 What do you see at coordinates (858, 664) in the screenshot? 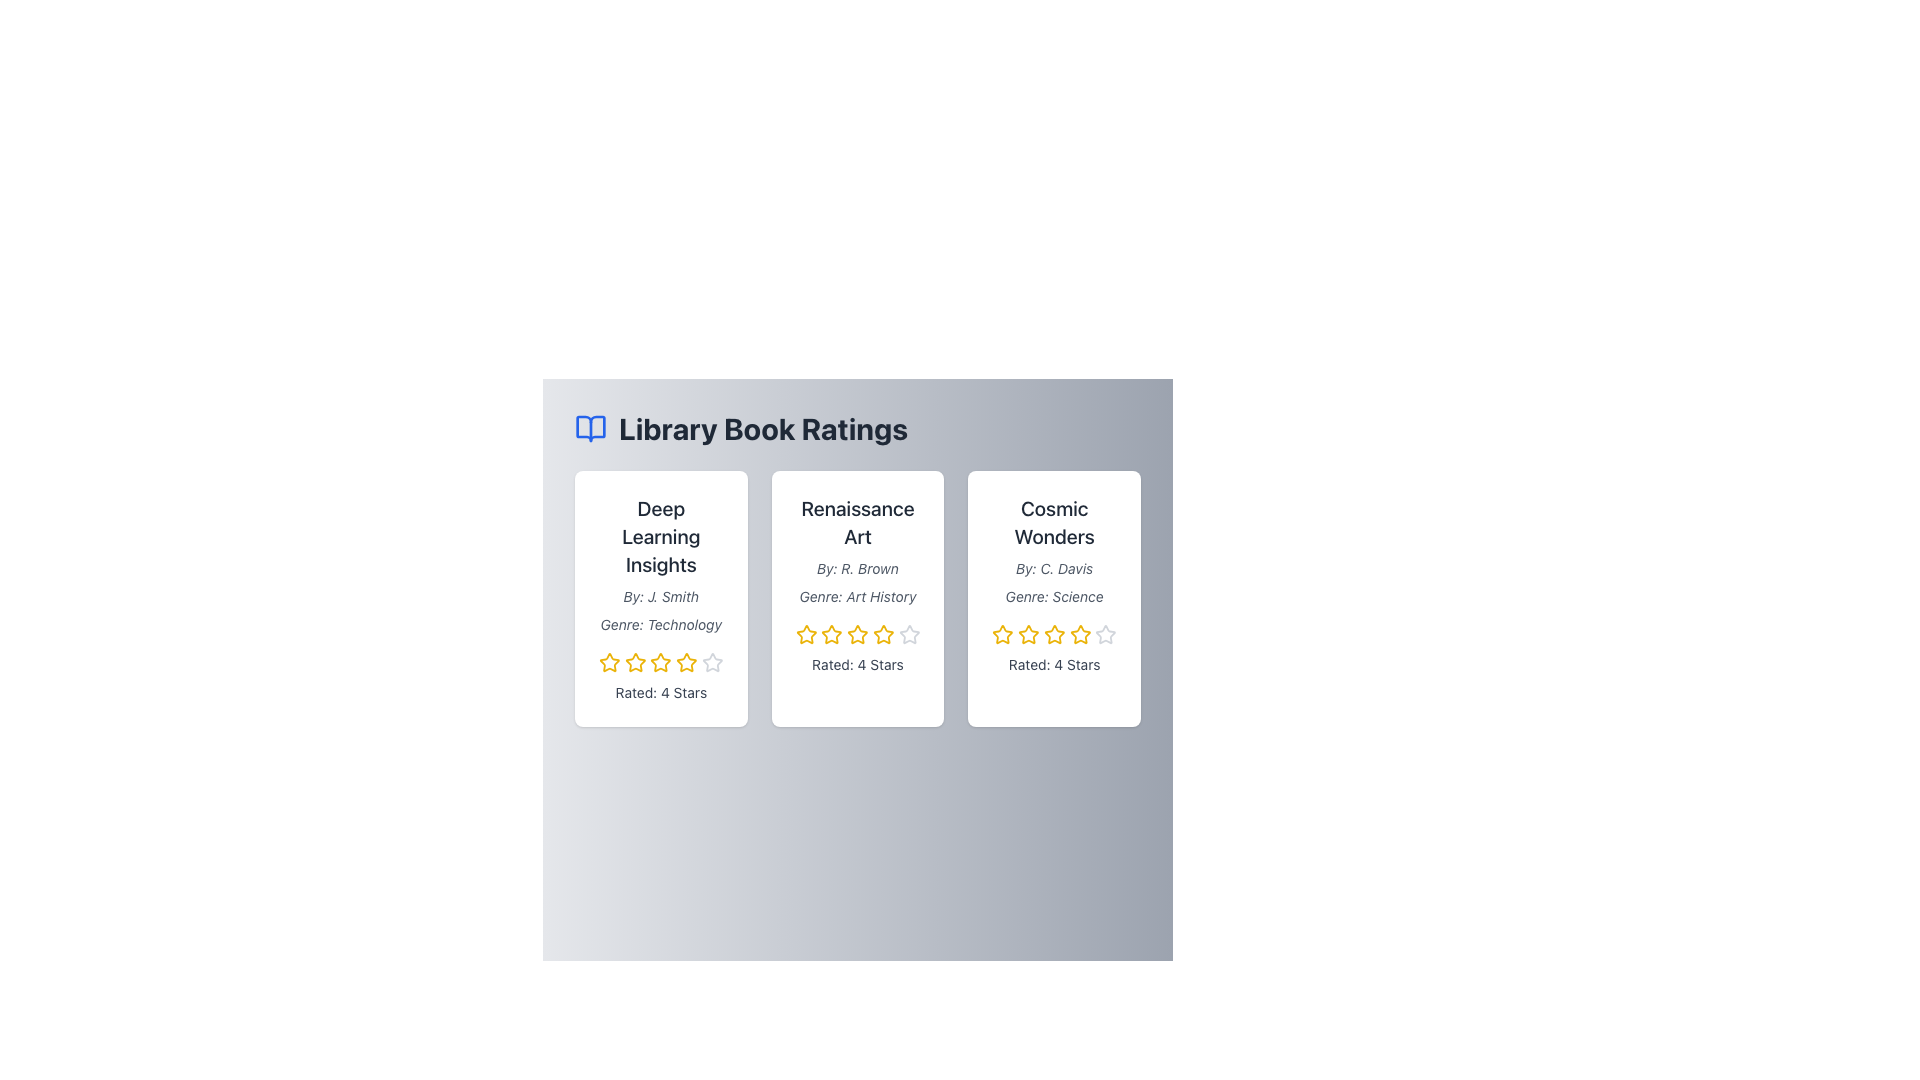
I see `the Text Label displaying the rating score for the 'Renaissance Art' card, located at the bottom of the card, directly below the yellow stars` at bounding box center [858, 664].